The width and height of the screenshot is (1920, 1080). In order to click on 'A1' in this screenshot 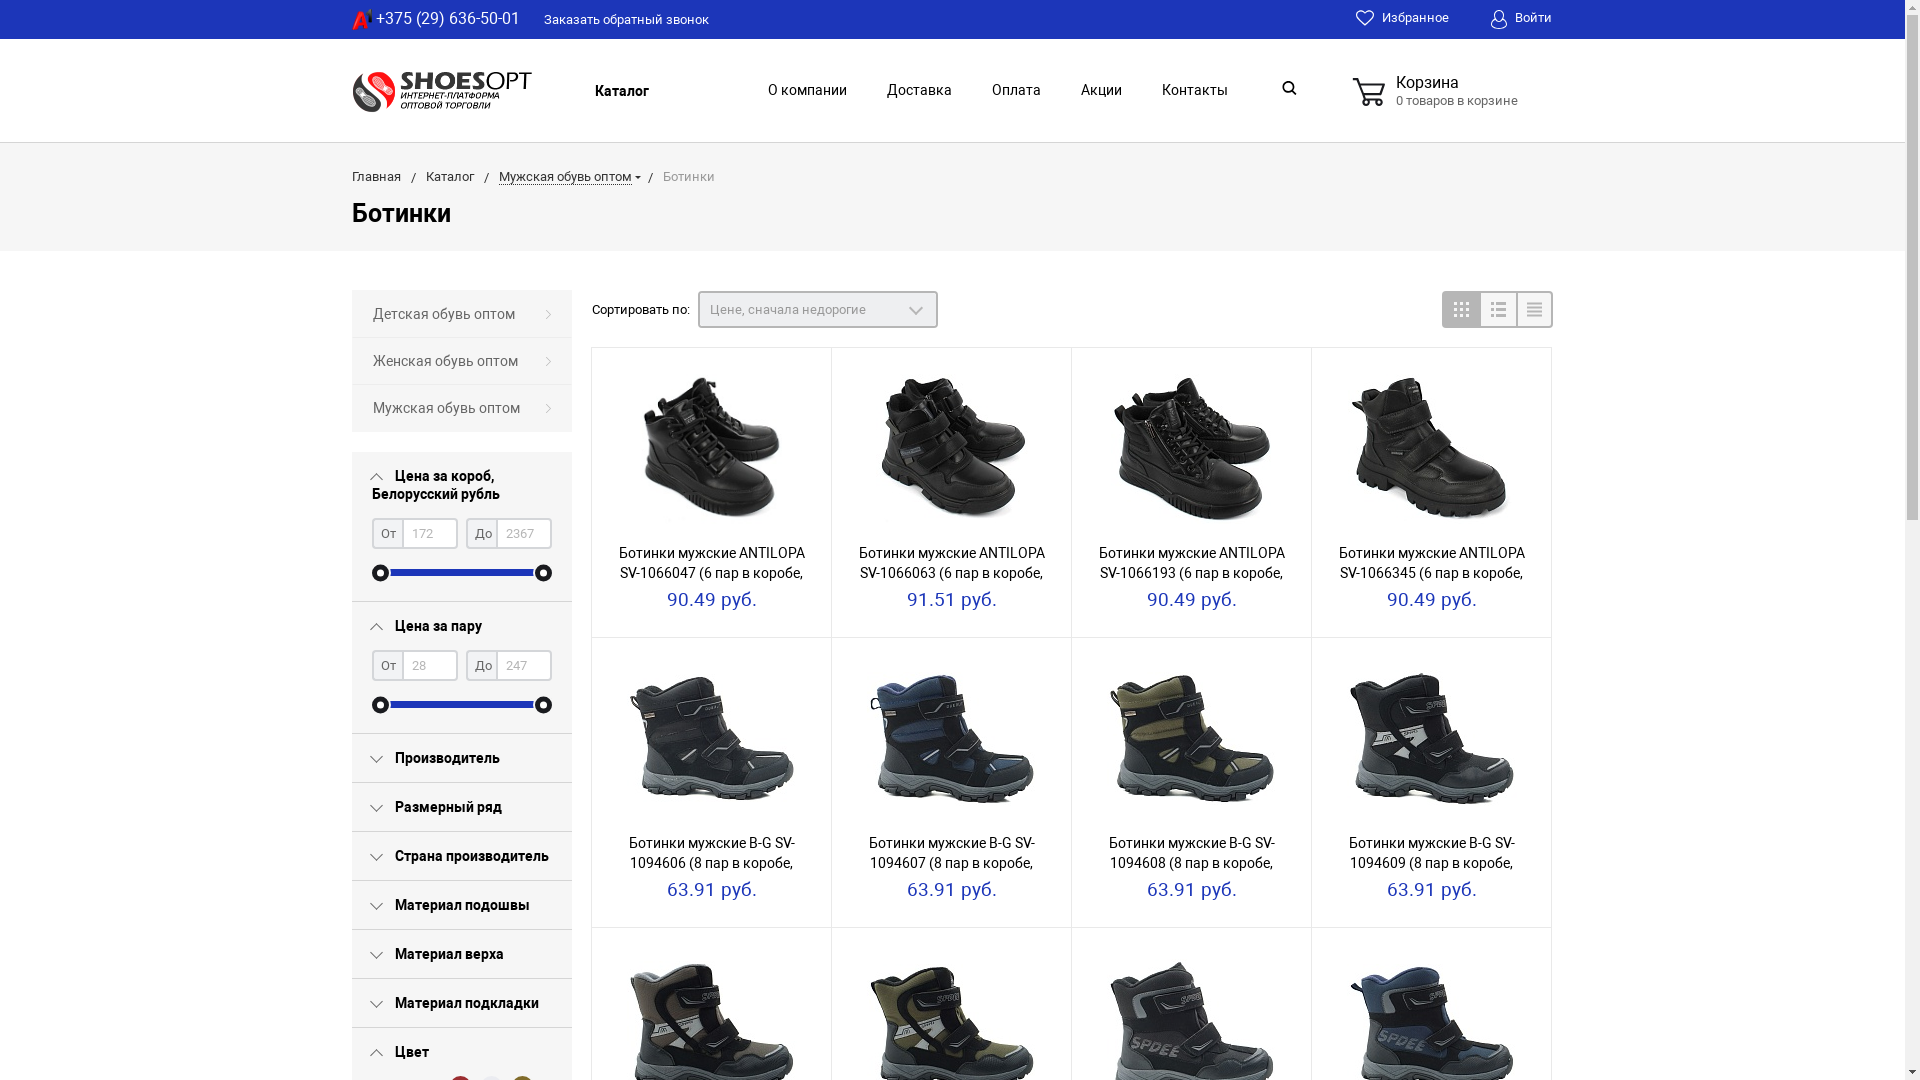, I will do `click(361, 19)`.